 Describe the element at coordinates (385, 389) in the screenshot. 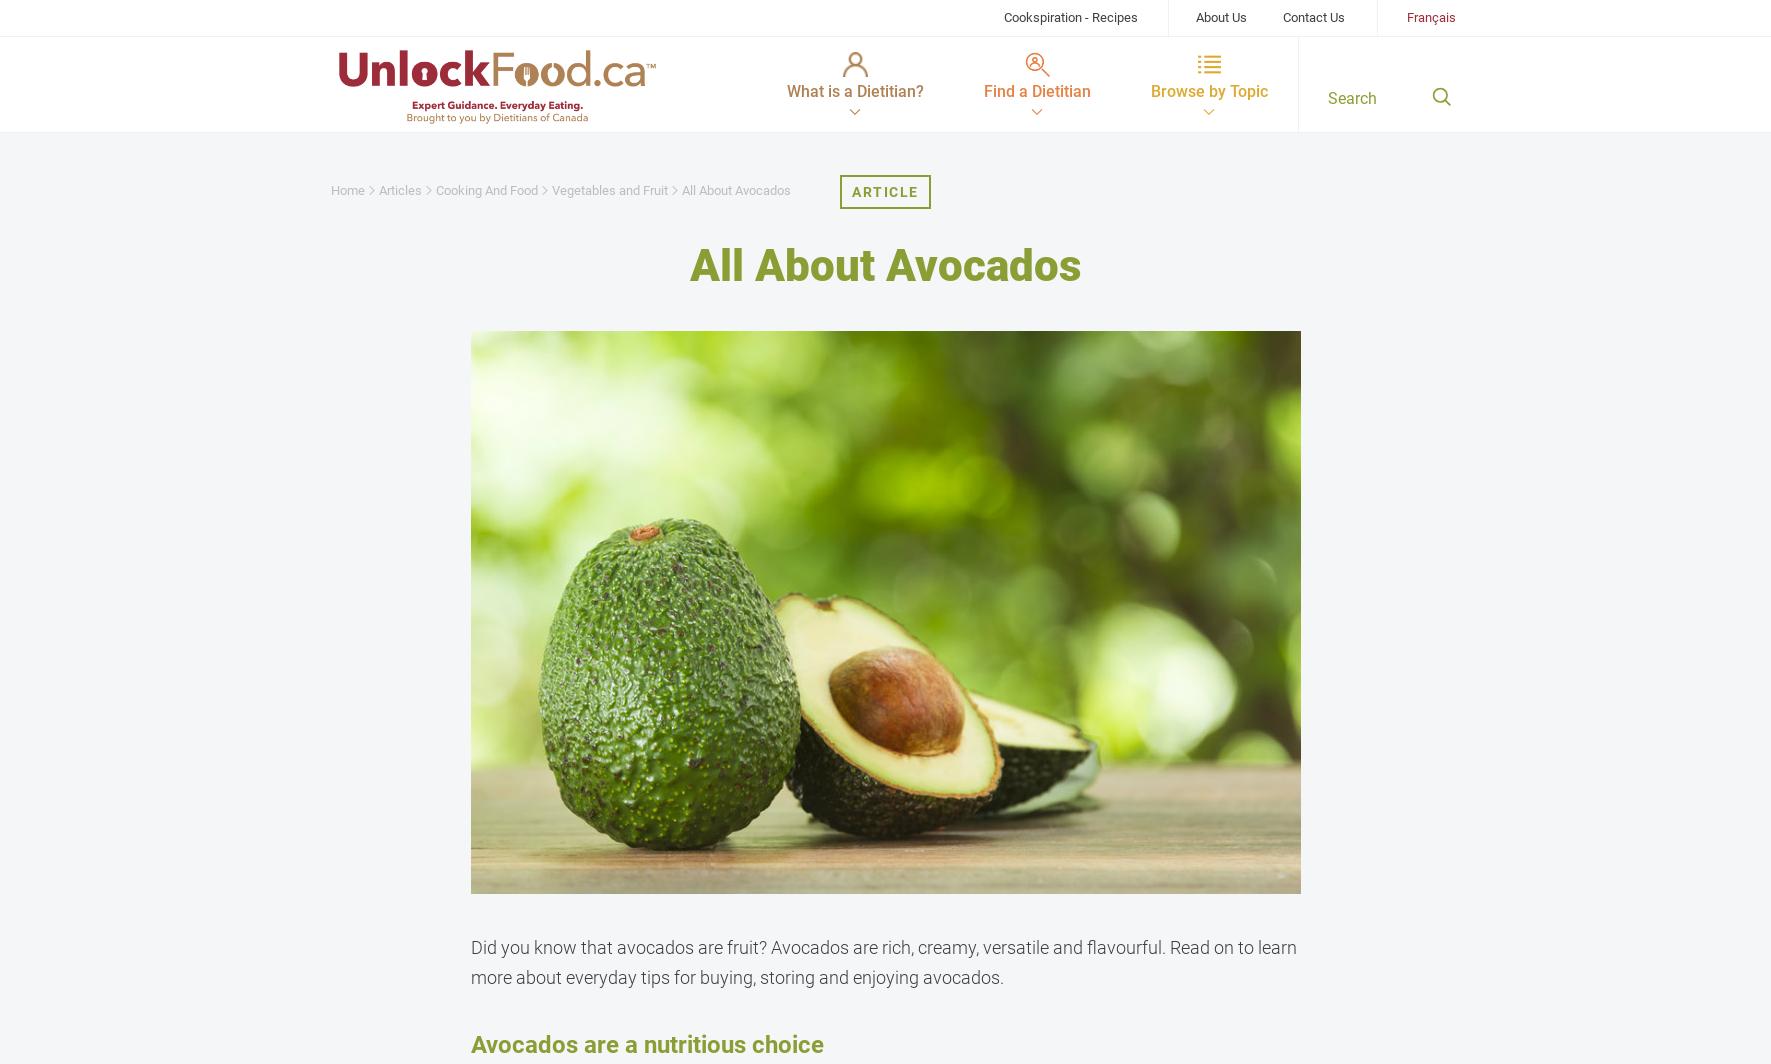

I see `'Digestion'` at that location.